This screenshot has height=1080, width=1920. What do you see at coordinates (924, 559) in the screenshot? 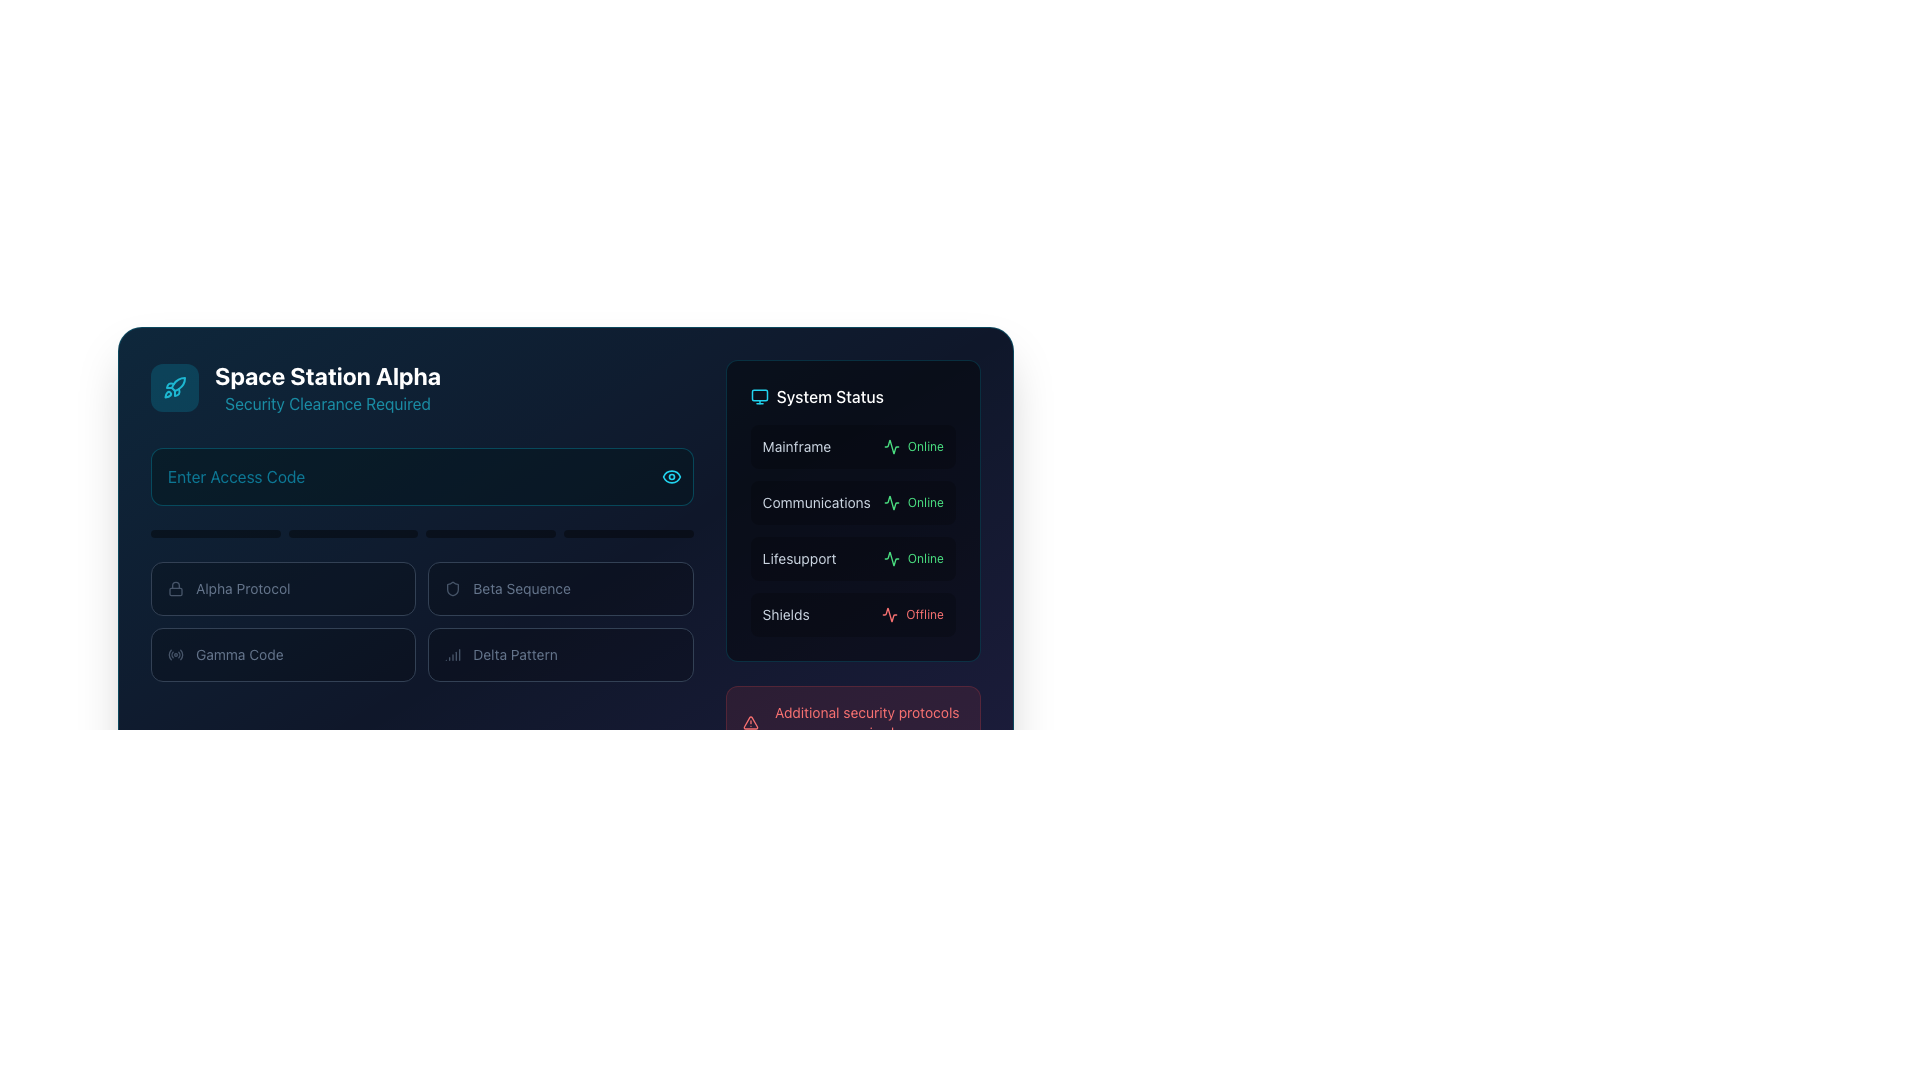
I see `the green-colored text label that reads 'Online' in the 'System Status' section, located next to the 'Lifesupport' label` at bounding box center [924, 559].